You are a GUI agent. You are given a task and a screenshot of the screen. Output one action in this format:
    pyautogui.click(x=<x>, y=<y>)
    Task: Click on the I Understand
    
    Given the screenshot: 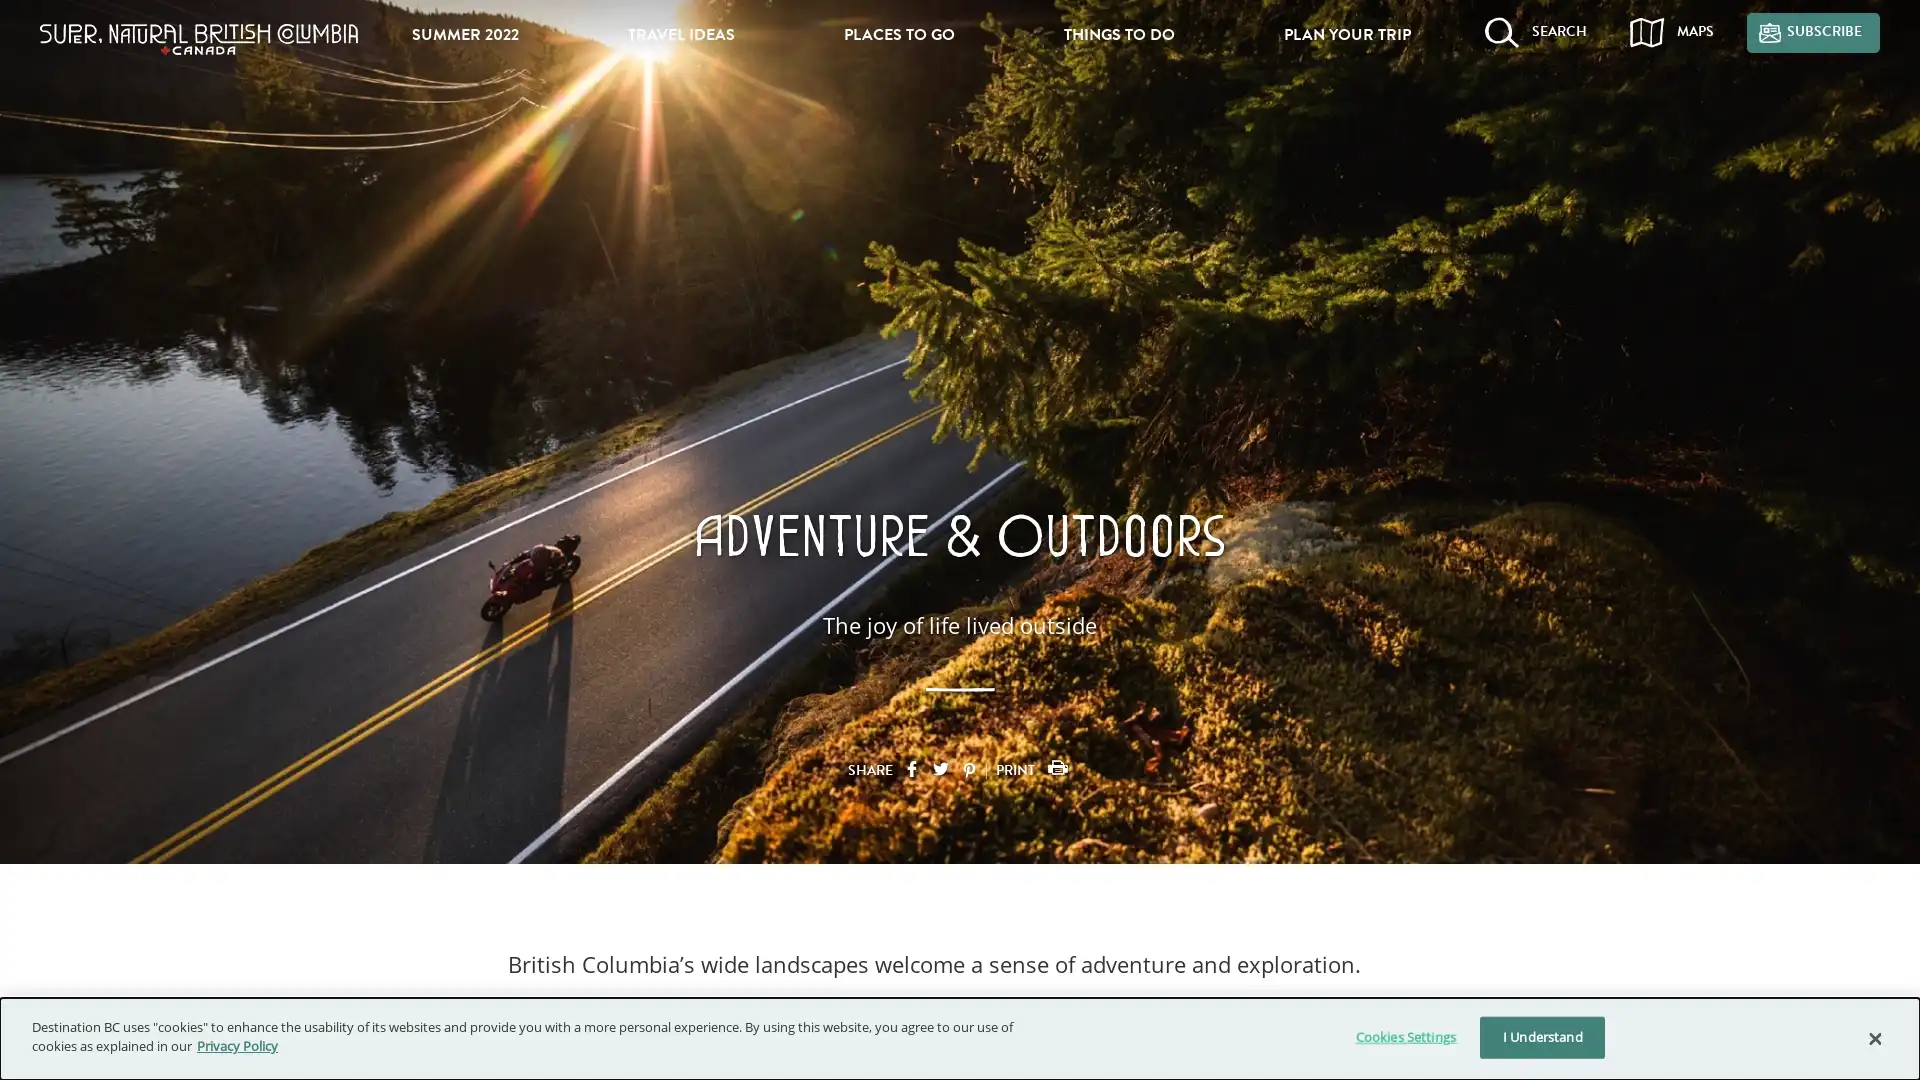 What is the action you would take?
    pyautogui.click(x=1541, y=1036)
    